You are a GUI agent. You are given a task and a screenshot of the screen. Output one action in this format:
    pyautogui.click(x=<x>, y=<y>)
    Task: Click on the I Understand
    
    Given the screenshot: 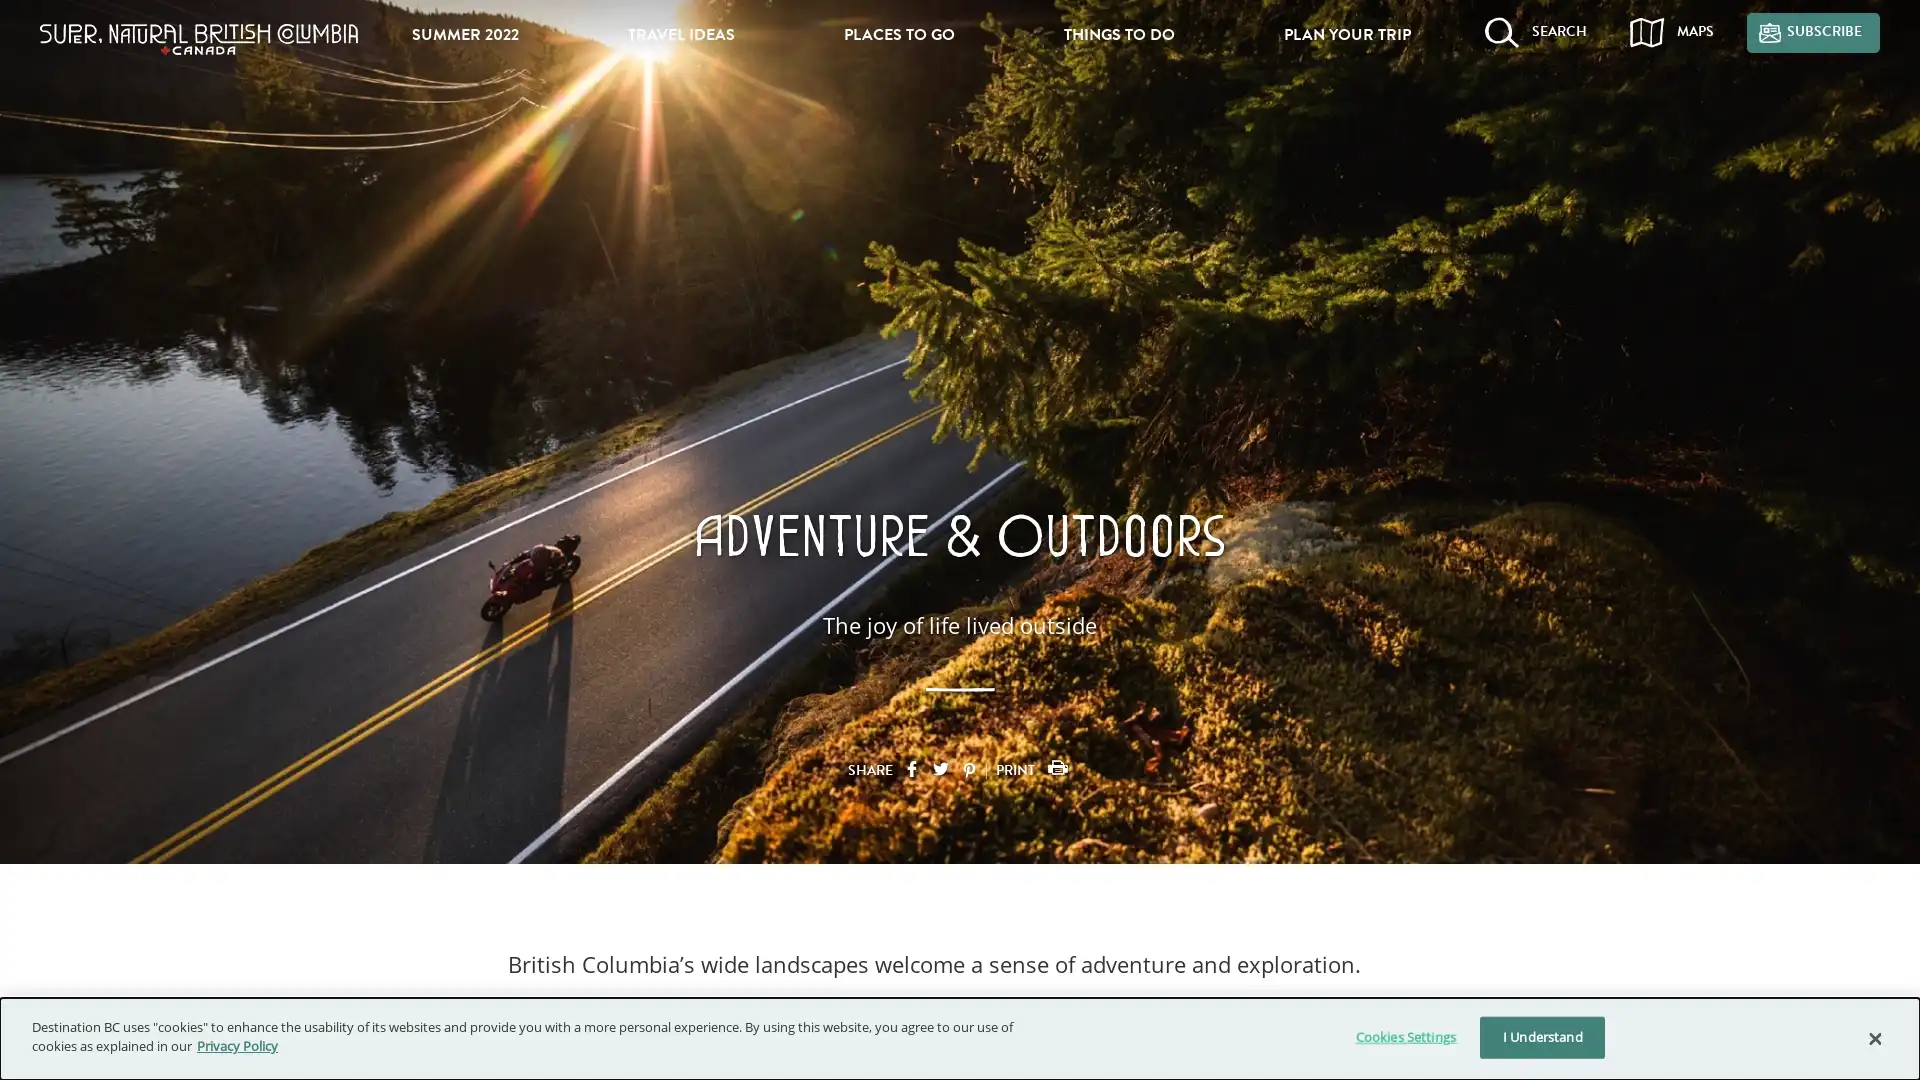 What is the action you would take?
    pyautogui.click(x=1541, y=1036)
    